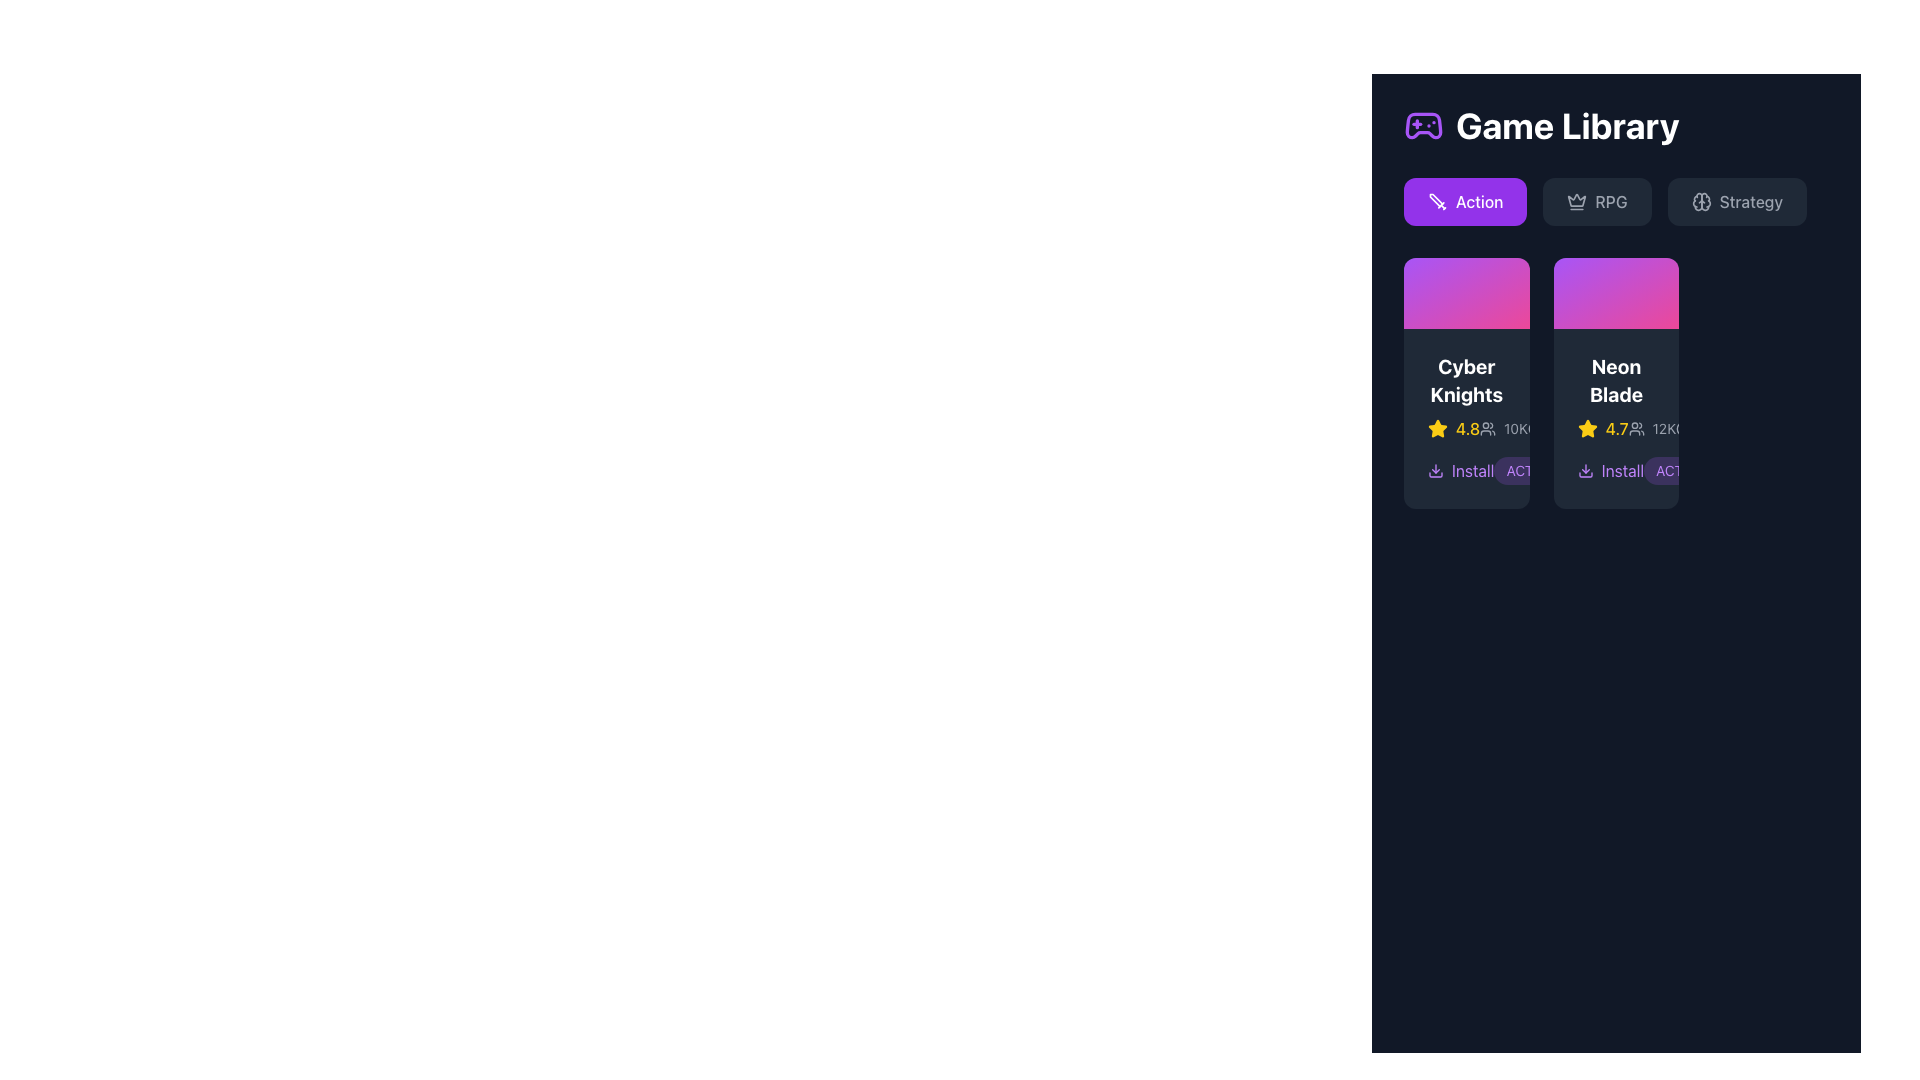 The image size is (1920, 1080). What do you see at coordinates (1616, 427) in the screenshot?
I see `the yellow star icon in the rating indicator of the 'Neon Blade' game card to interact with the rating` at bounding box center [1616, 427].